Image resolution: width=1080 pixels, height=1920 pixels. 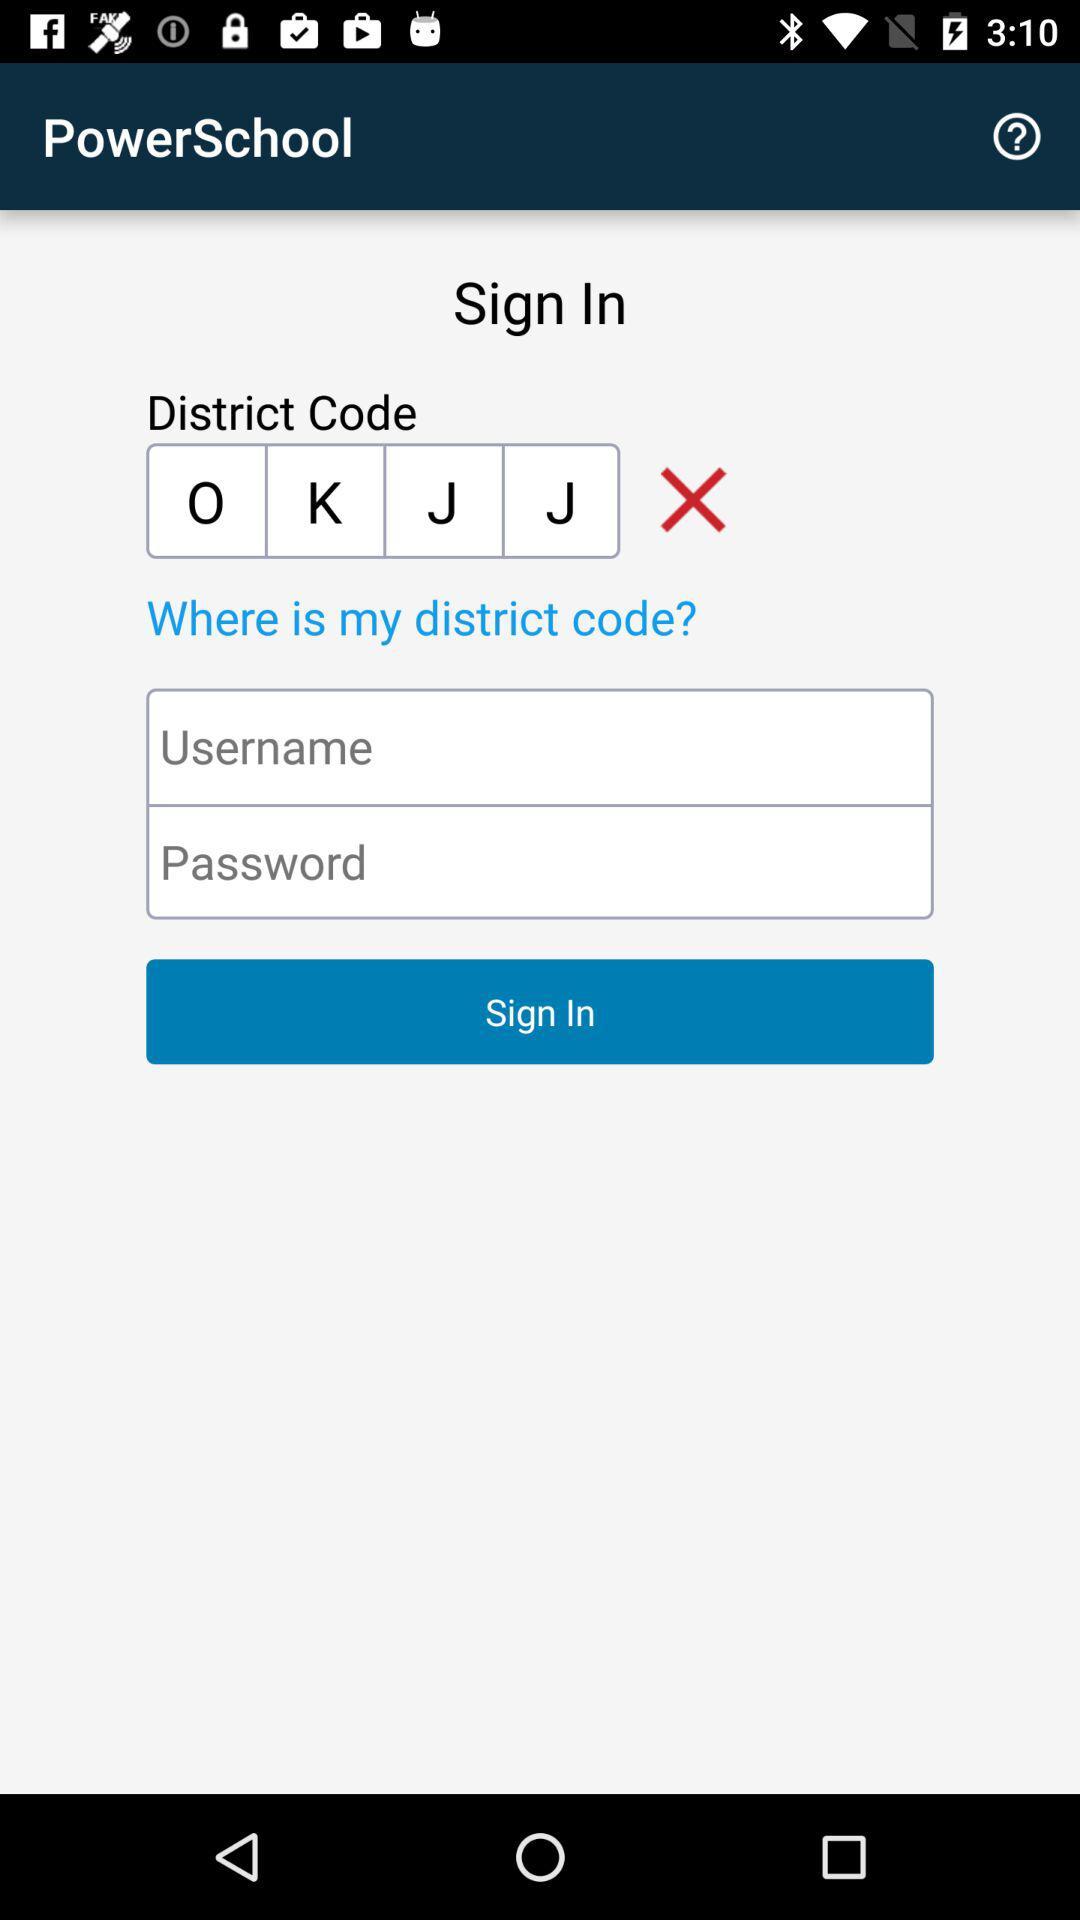 I want to click on icon below the o icon, so click(x=585, y=615).